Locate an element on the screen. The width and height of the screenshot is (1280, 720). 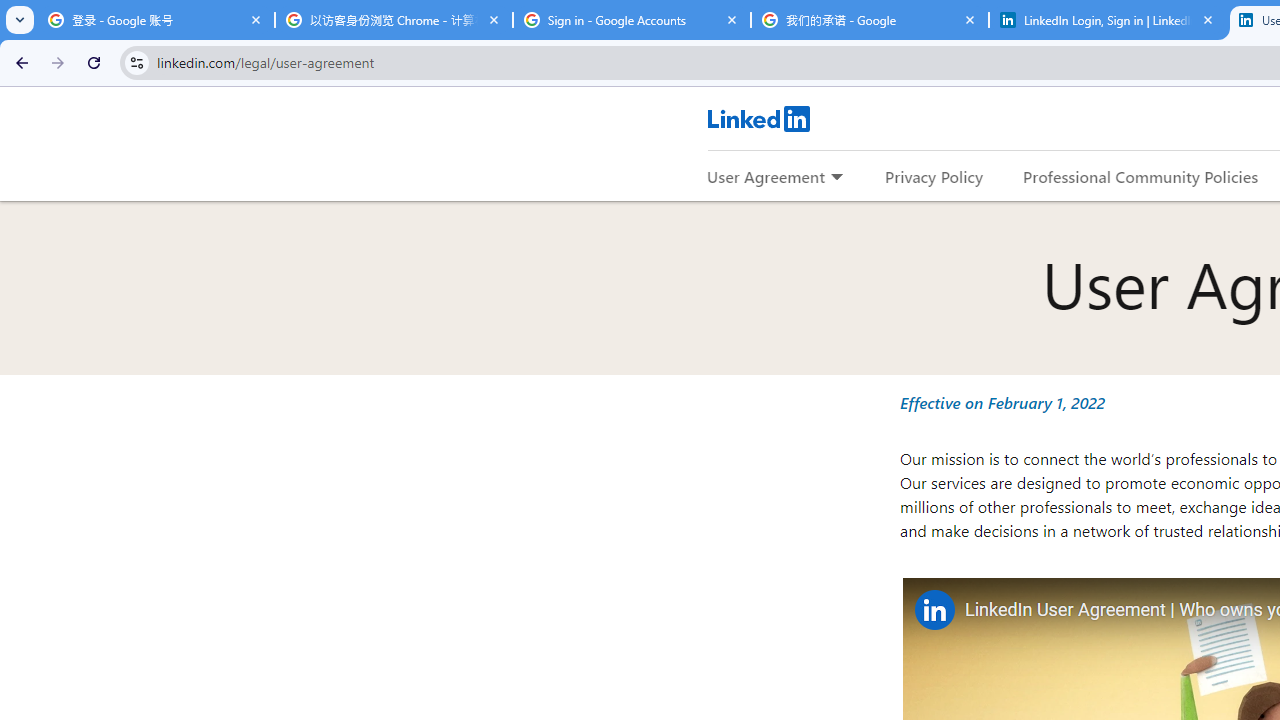
'LinkedIn Logo' is located at coordinates (757, 118).